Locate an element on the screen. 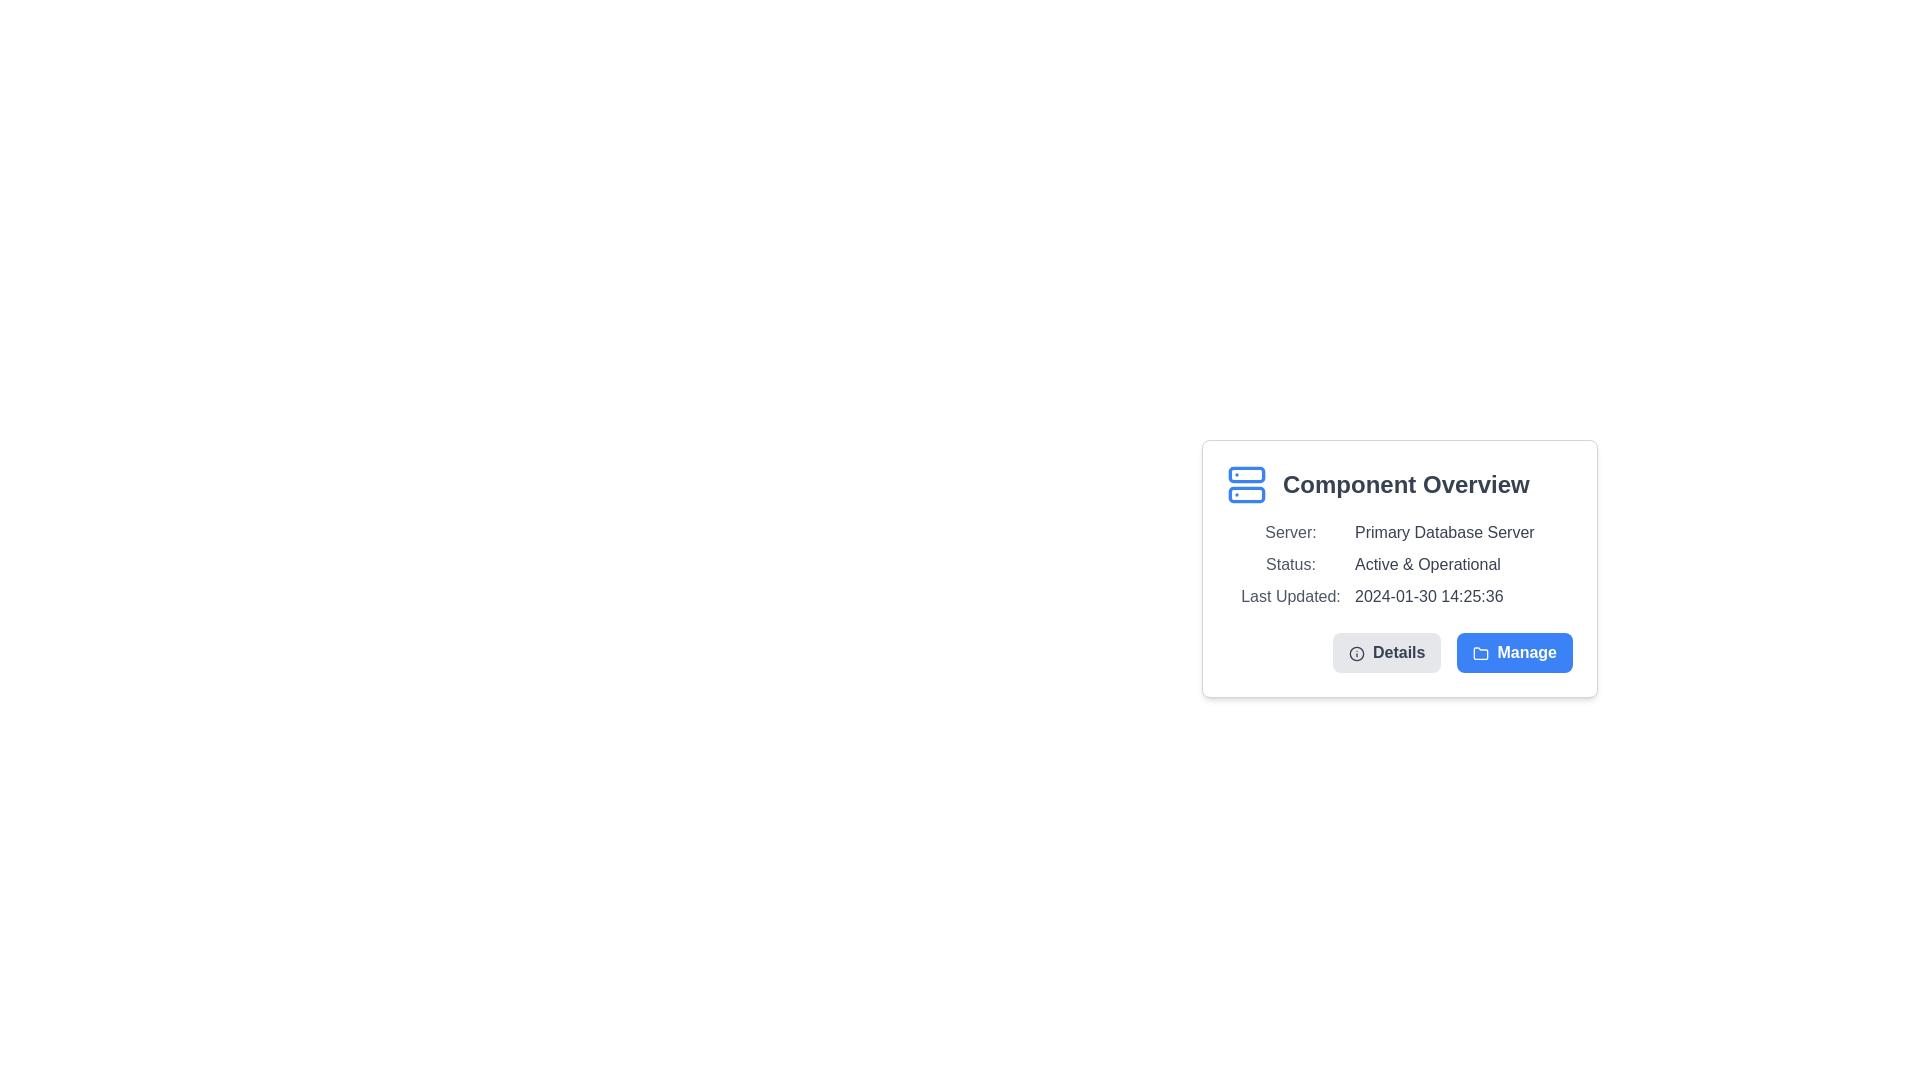  the decorative icon representing the server component next to the 'Component Overview' heading is located at coordinates (1246, 485).